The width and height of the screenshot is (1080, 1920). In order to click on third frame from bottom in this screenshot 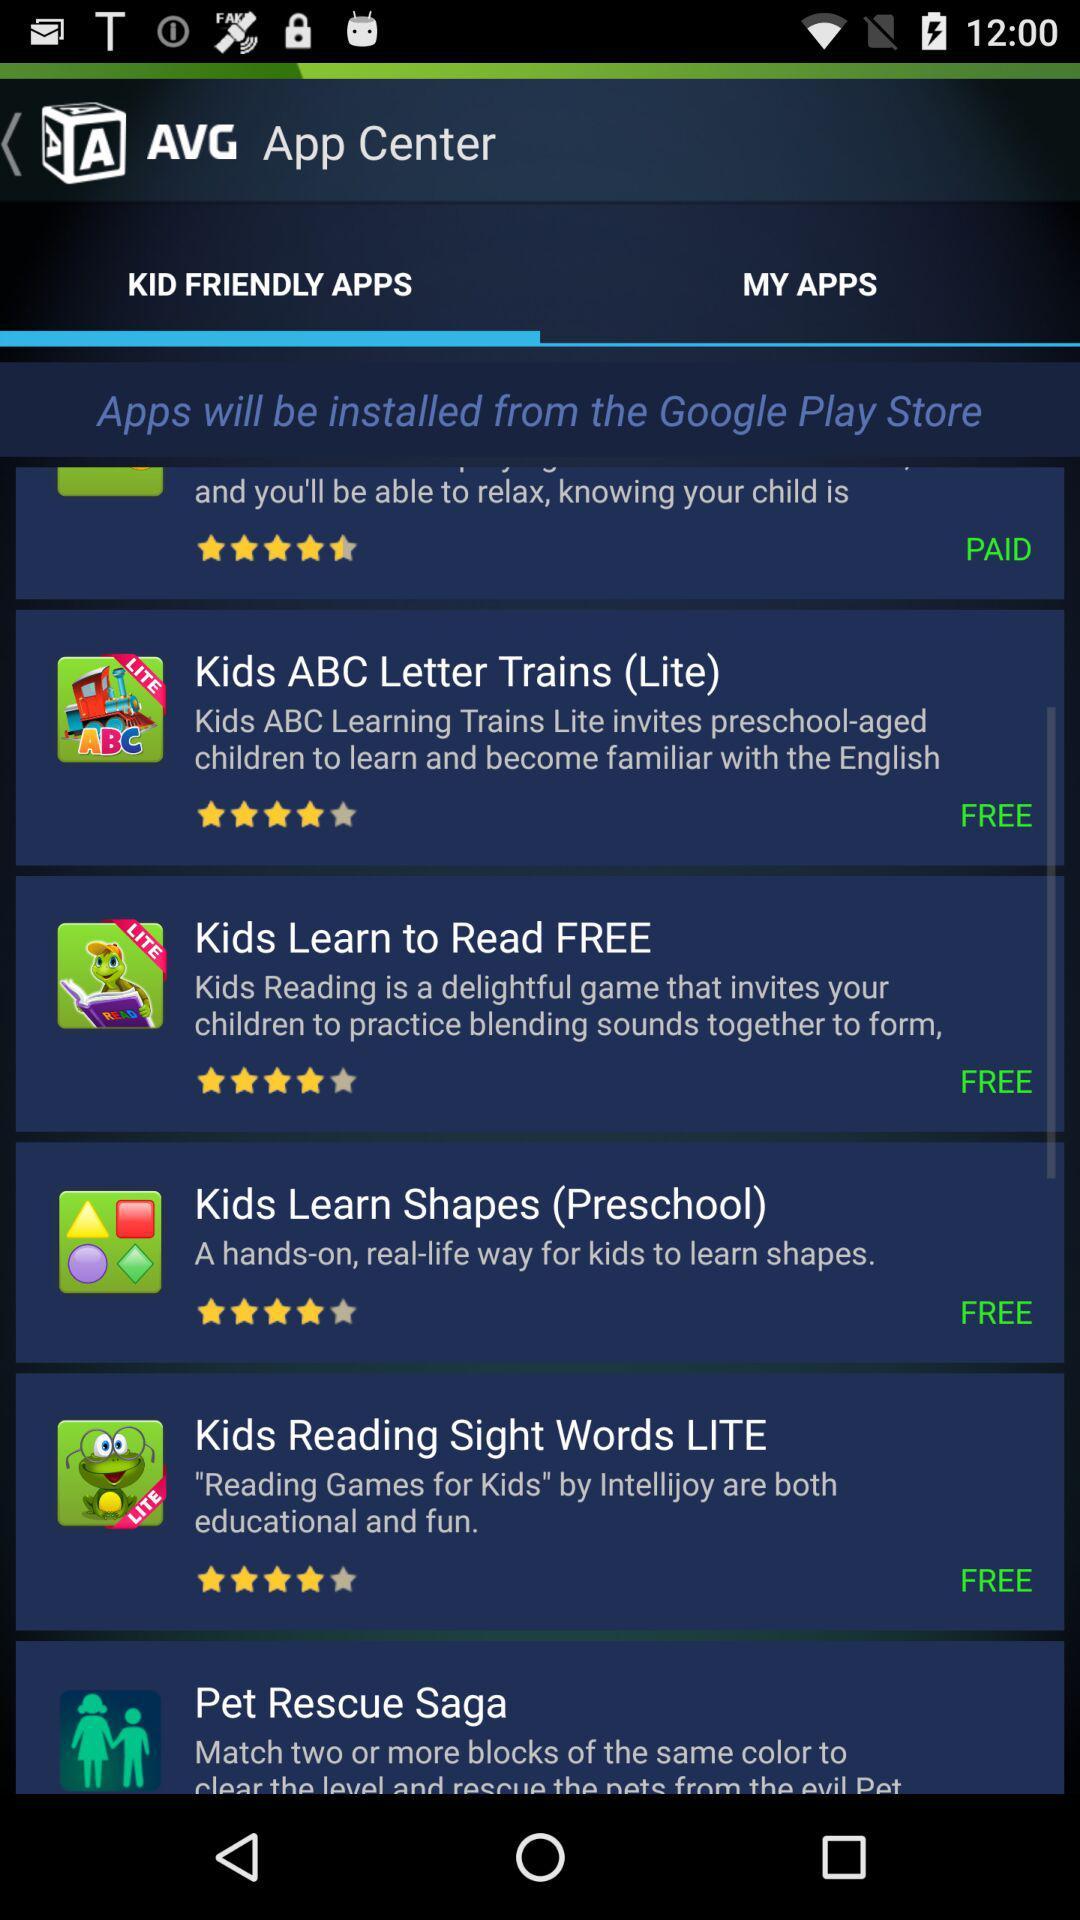, I will do `click(540, 1251)`.